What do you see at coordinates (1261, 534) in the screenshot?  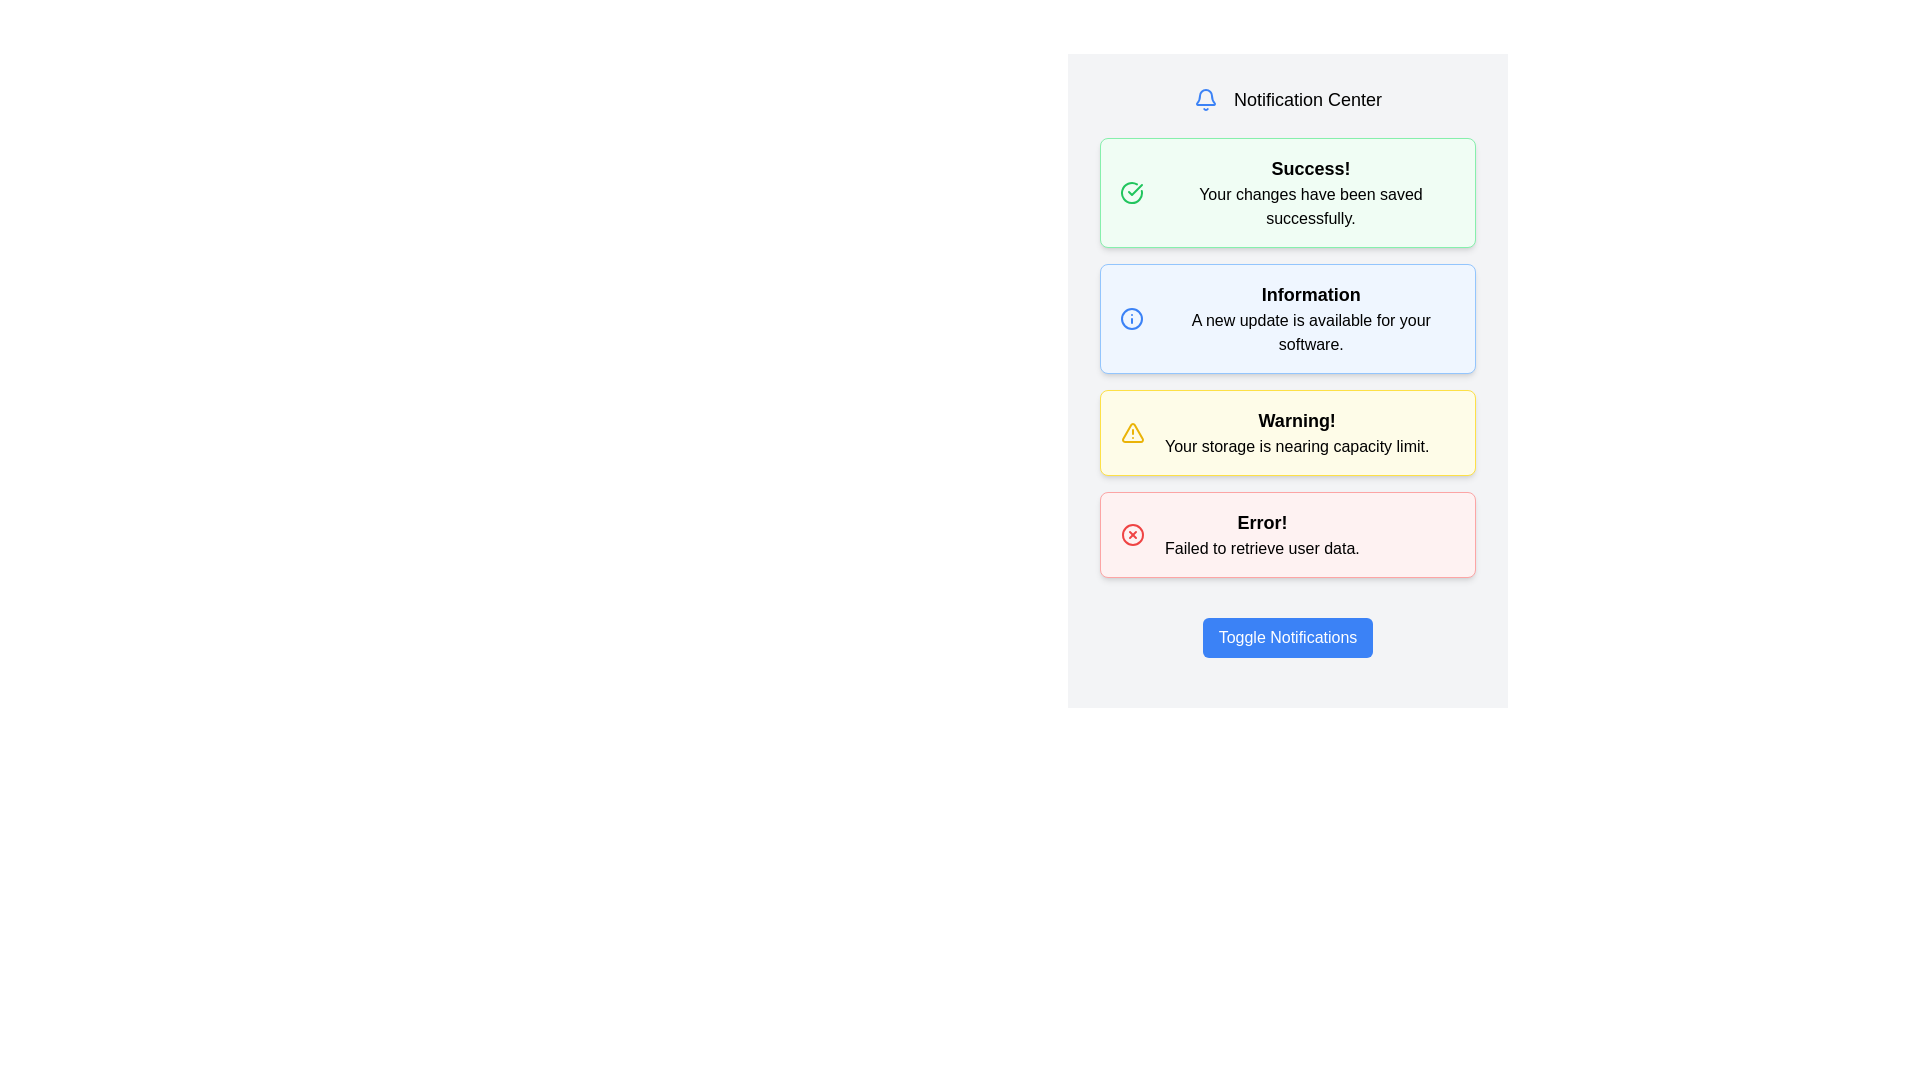 I see `error notification message displayed in the static text component located beneath the yellow warning notification and above the blue 'Toggle Notifications' button` at bounding box center [1261, 534].